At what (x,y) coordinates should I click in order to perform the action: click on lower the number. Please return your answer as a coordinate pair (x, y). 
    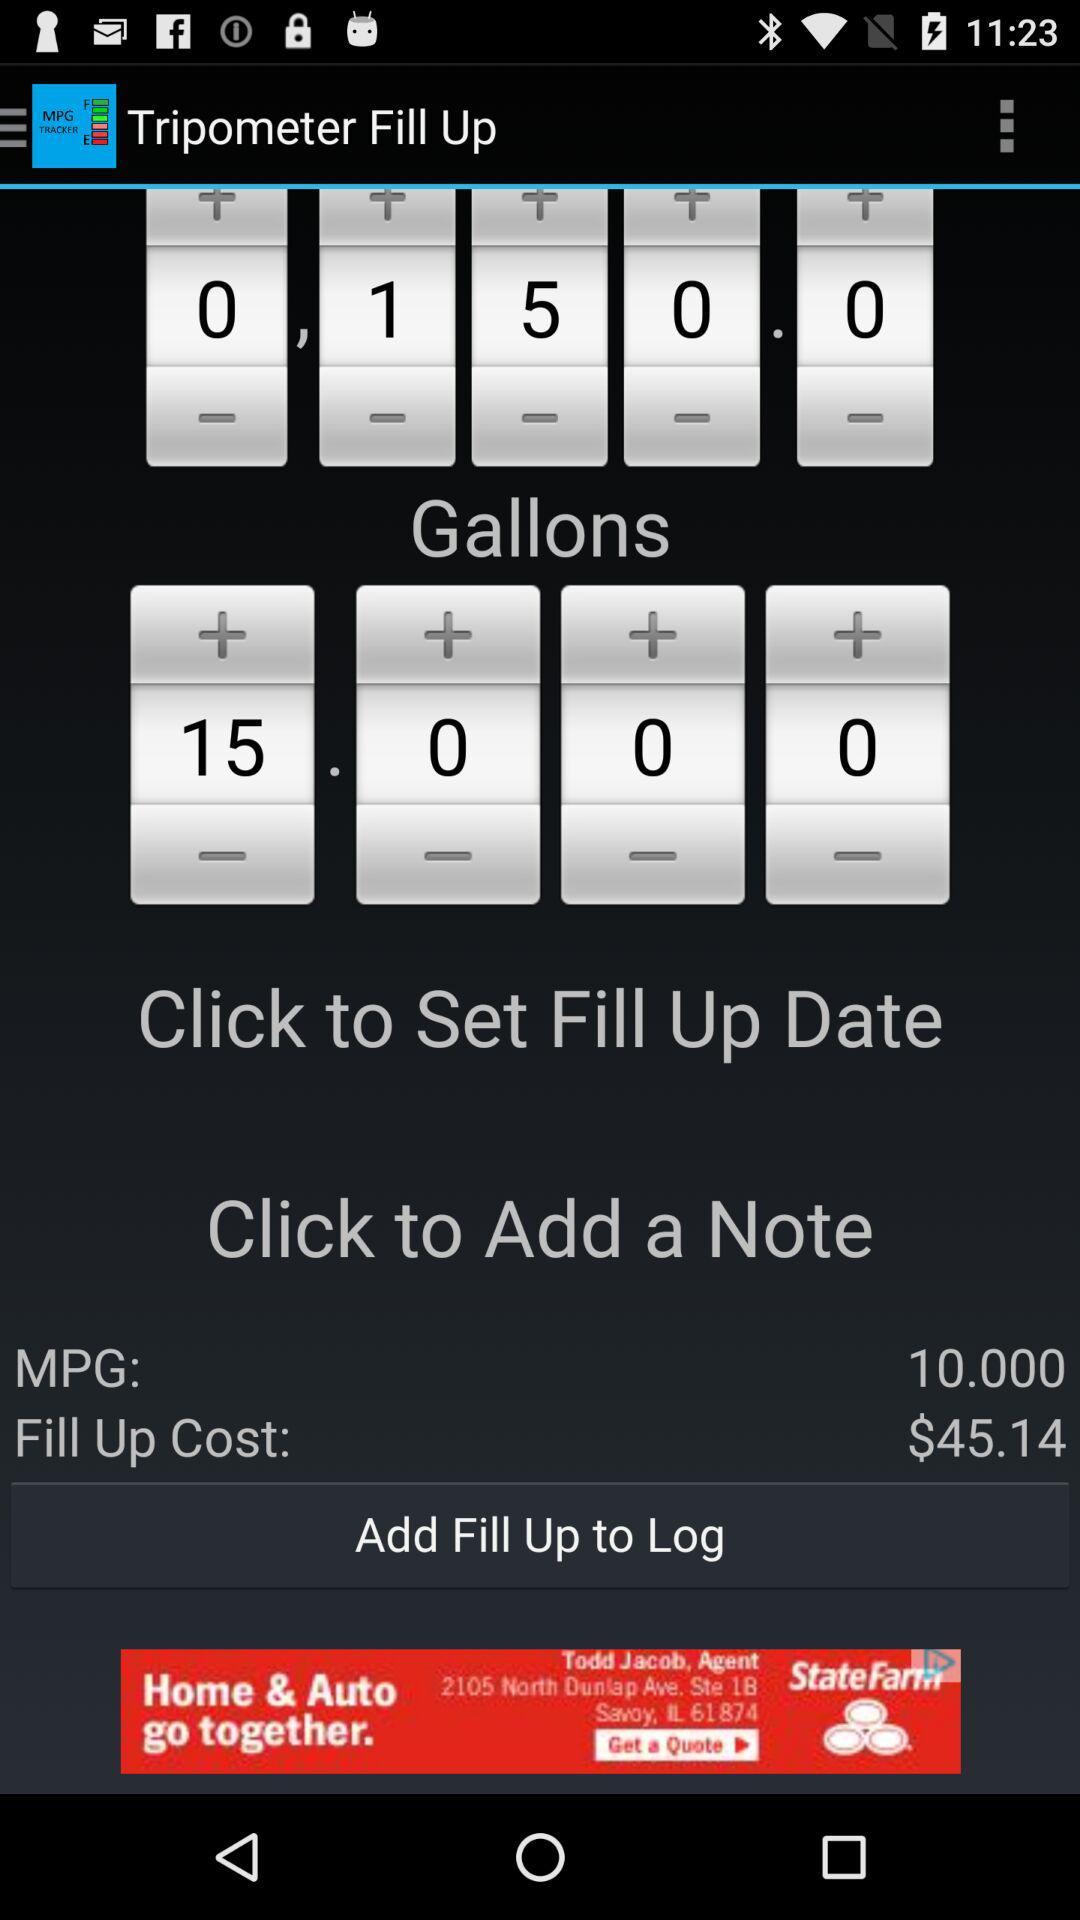
    Looking at the image, I should click on (864, 419).